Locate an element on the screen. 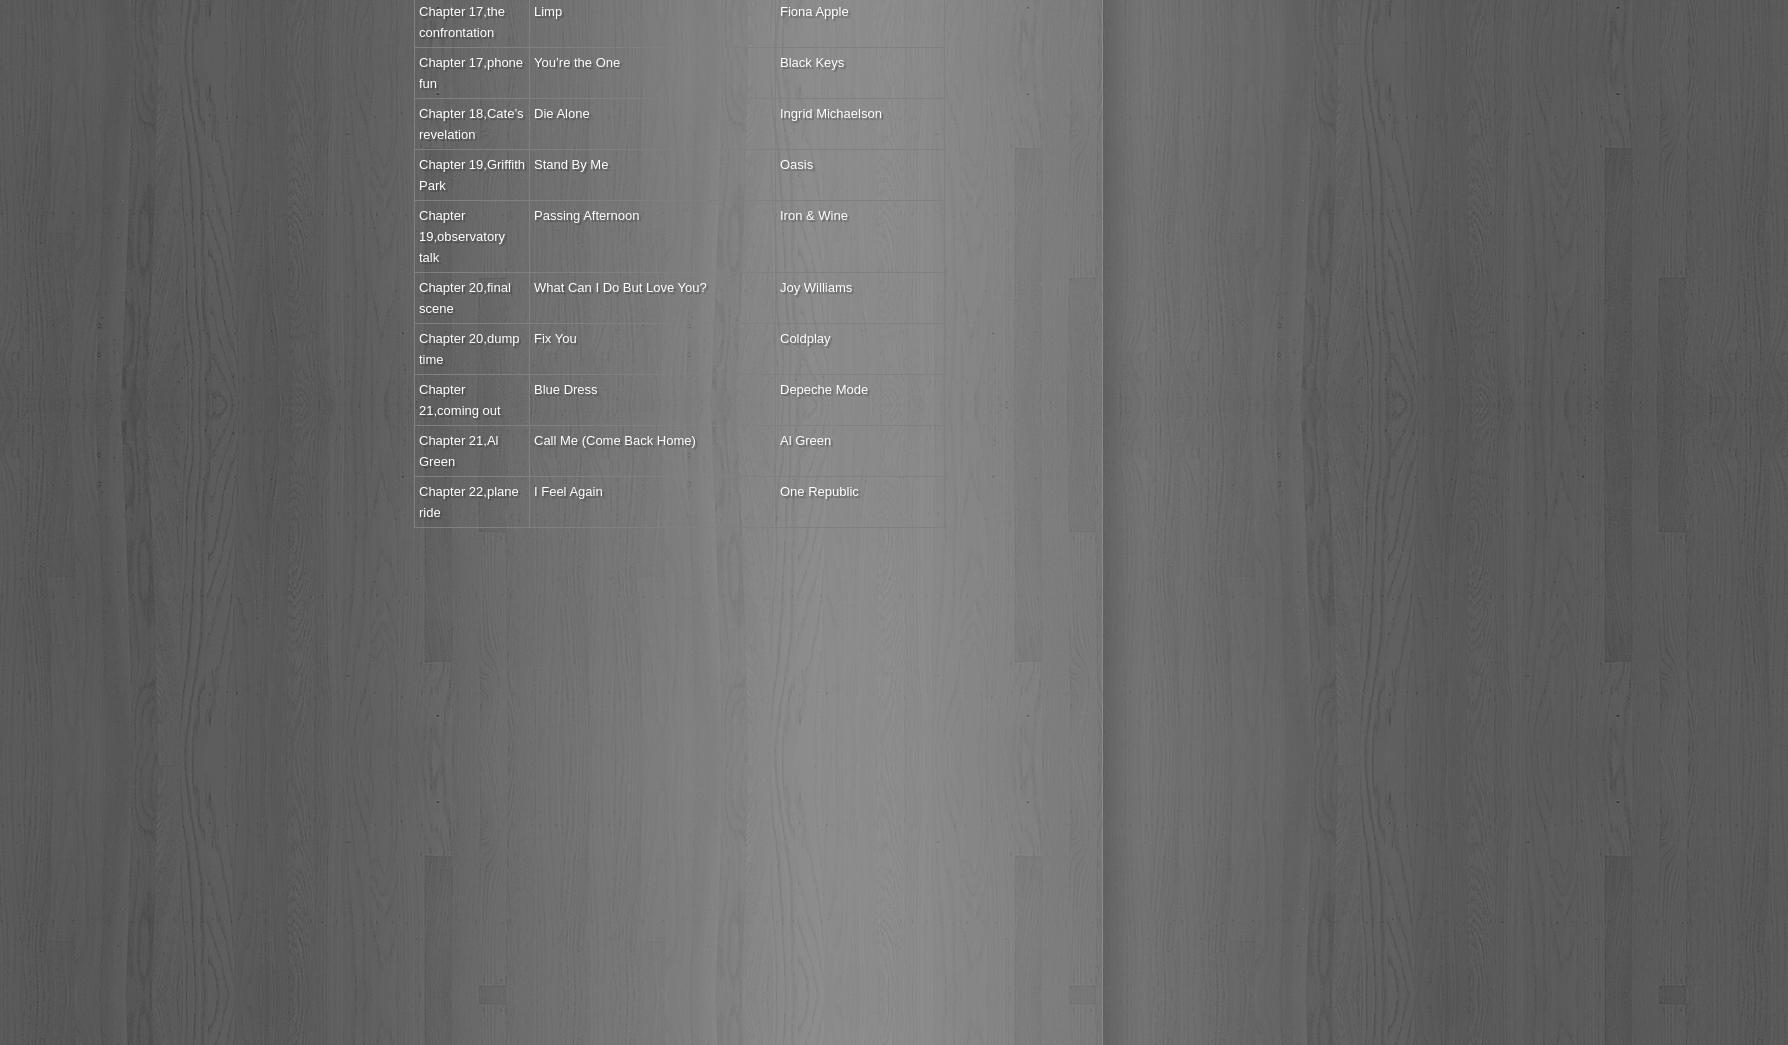 This screenshot has height=1045, width=1788. 'Black Keys' is located at coordinates (810, 62).